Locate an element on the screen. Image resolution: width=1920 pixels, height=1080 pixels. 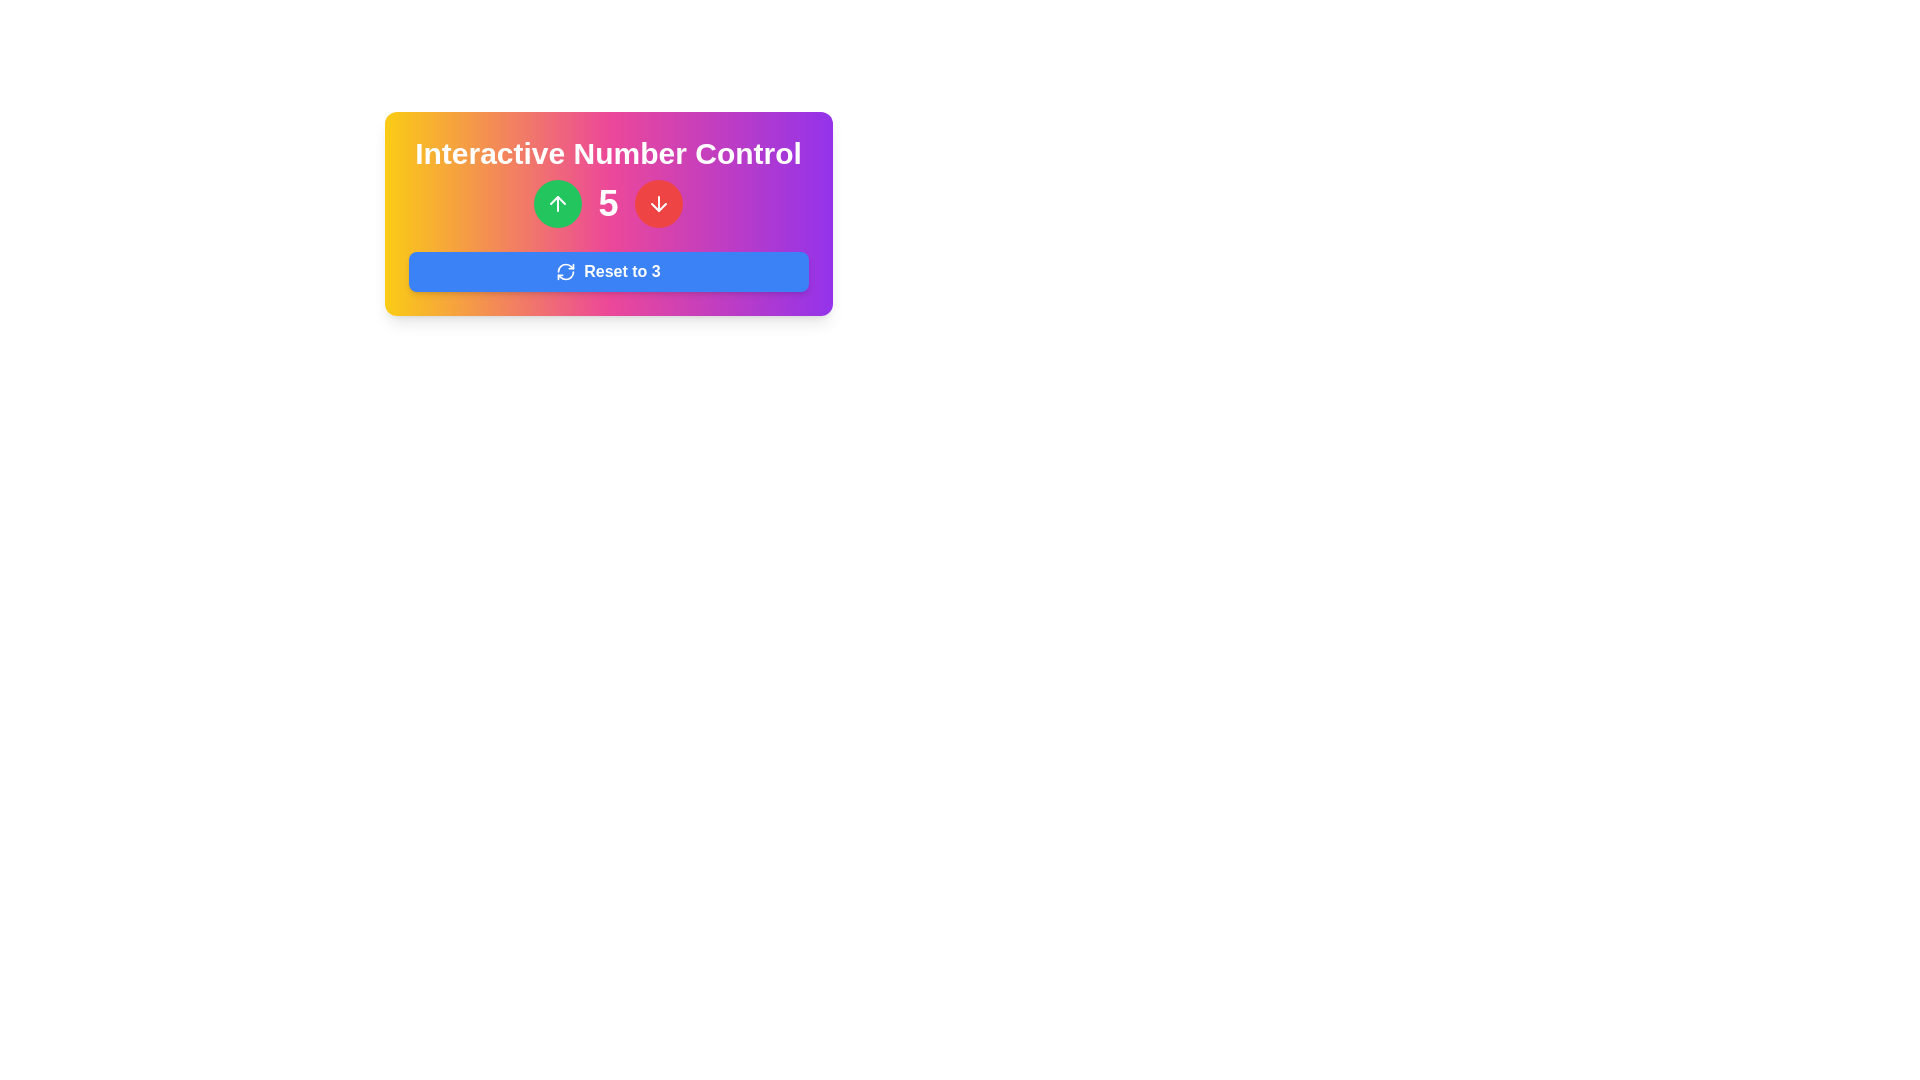
the text label 'Interactive Number Control' which is prominently styled in bold, large font at the top of its card with a multicolored gradient background is located at coordinates (607, 153).